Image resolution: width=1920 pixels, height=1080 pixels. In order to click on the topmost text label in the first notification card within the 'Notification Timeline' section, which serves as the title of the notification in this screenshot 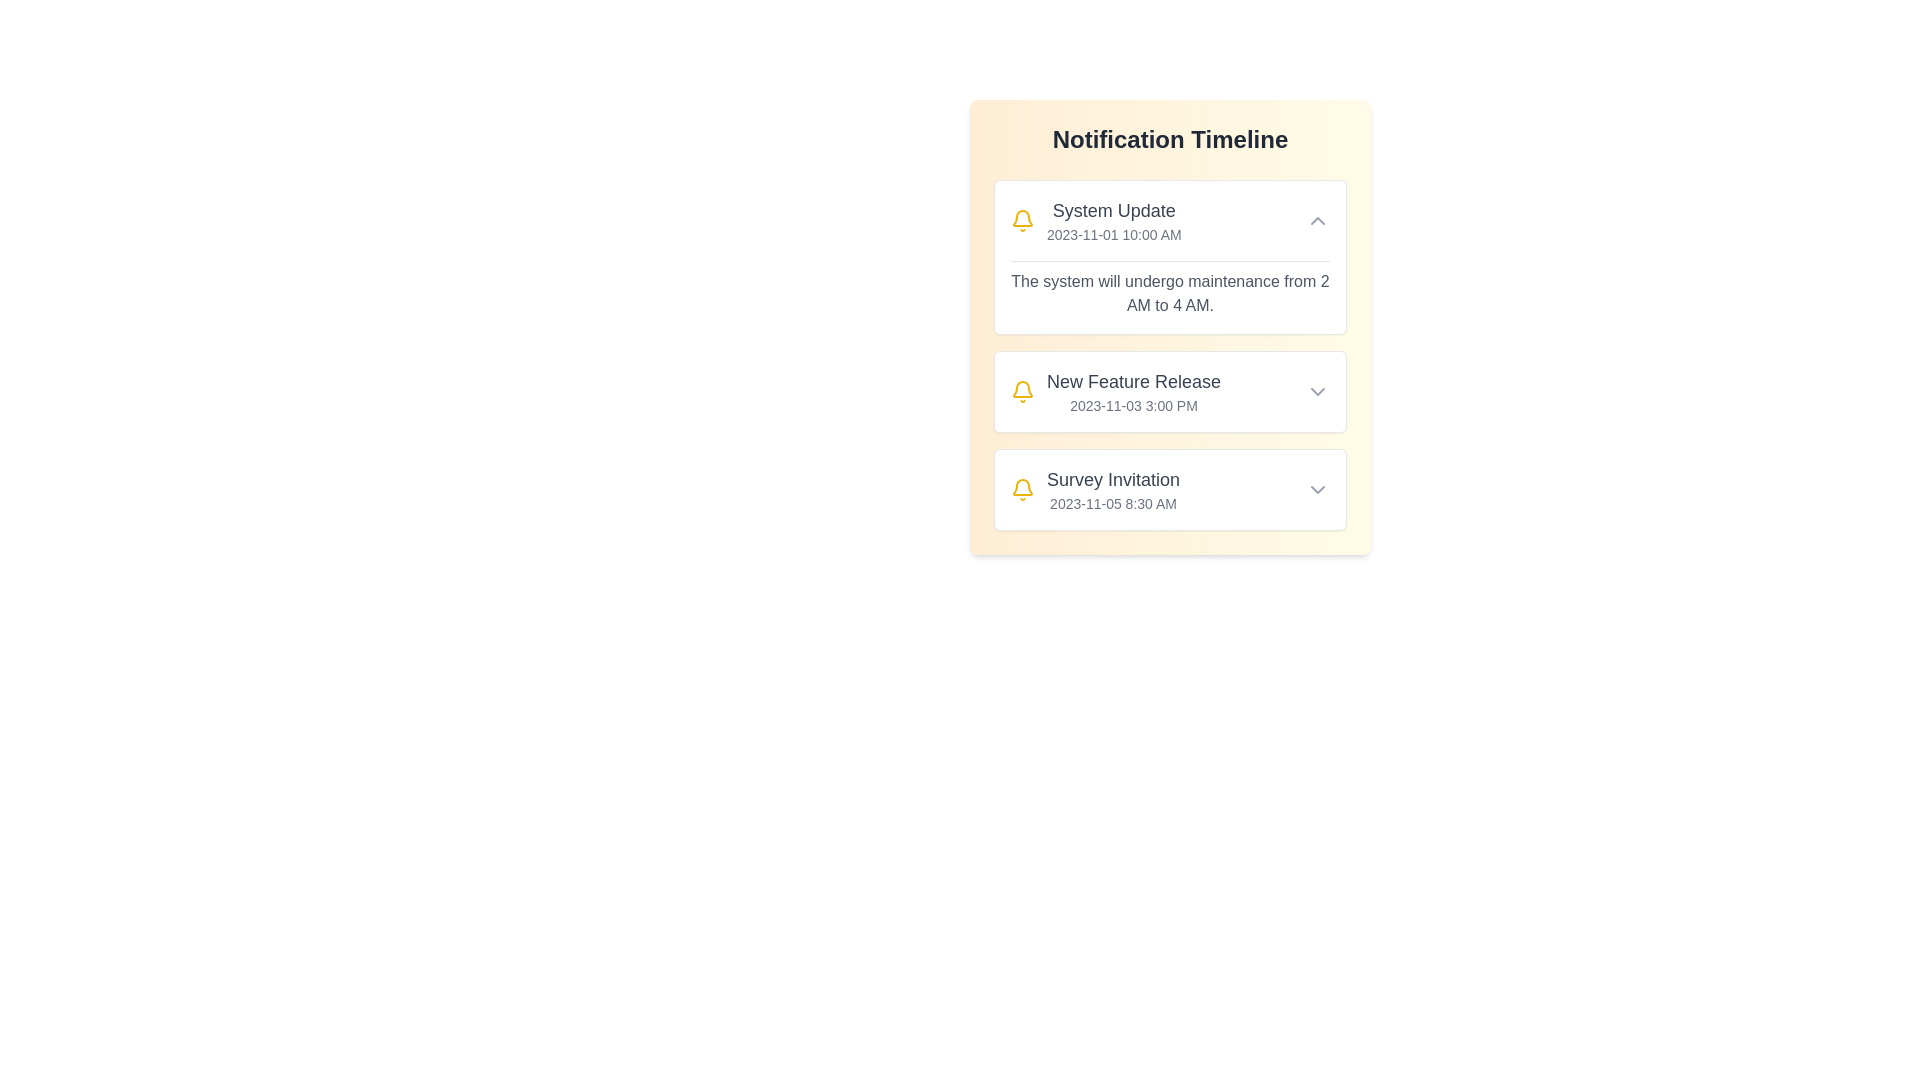, I will do `click(1113, 211)`.